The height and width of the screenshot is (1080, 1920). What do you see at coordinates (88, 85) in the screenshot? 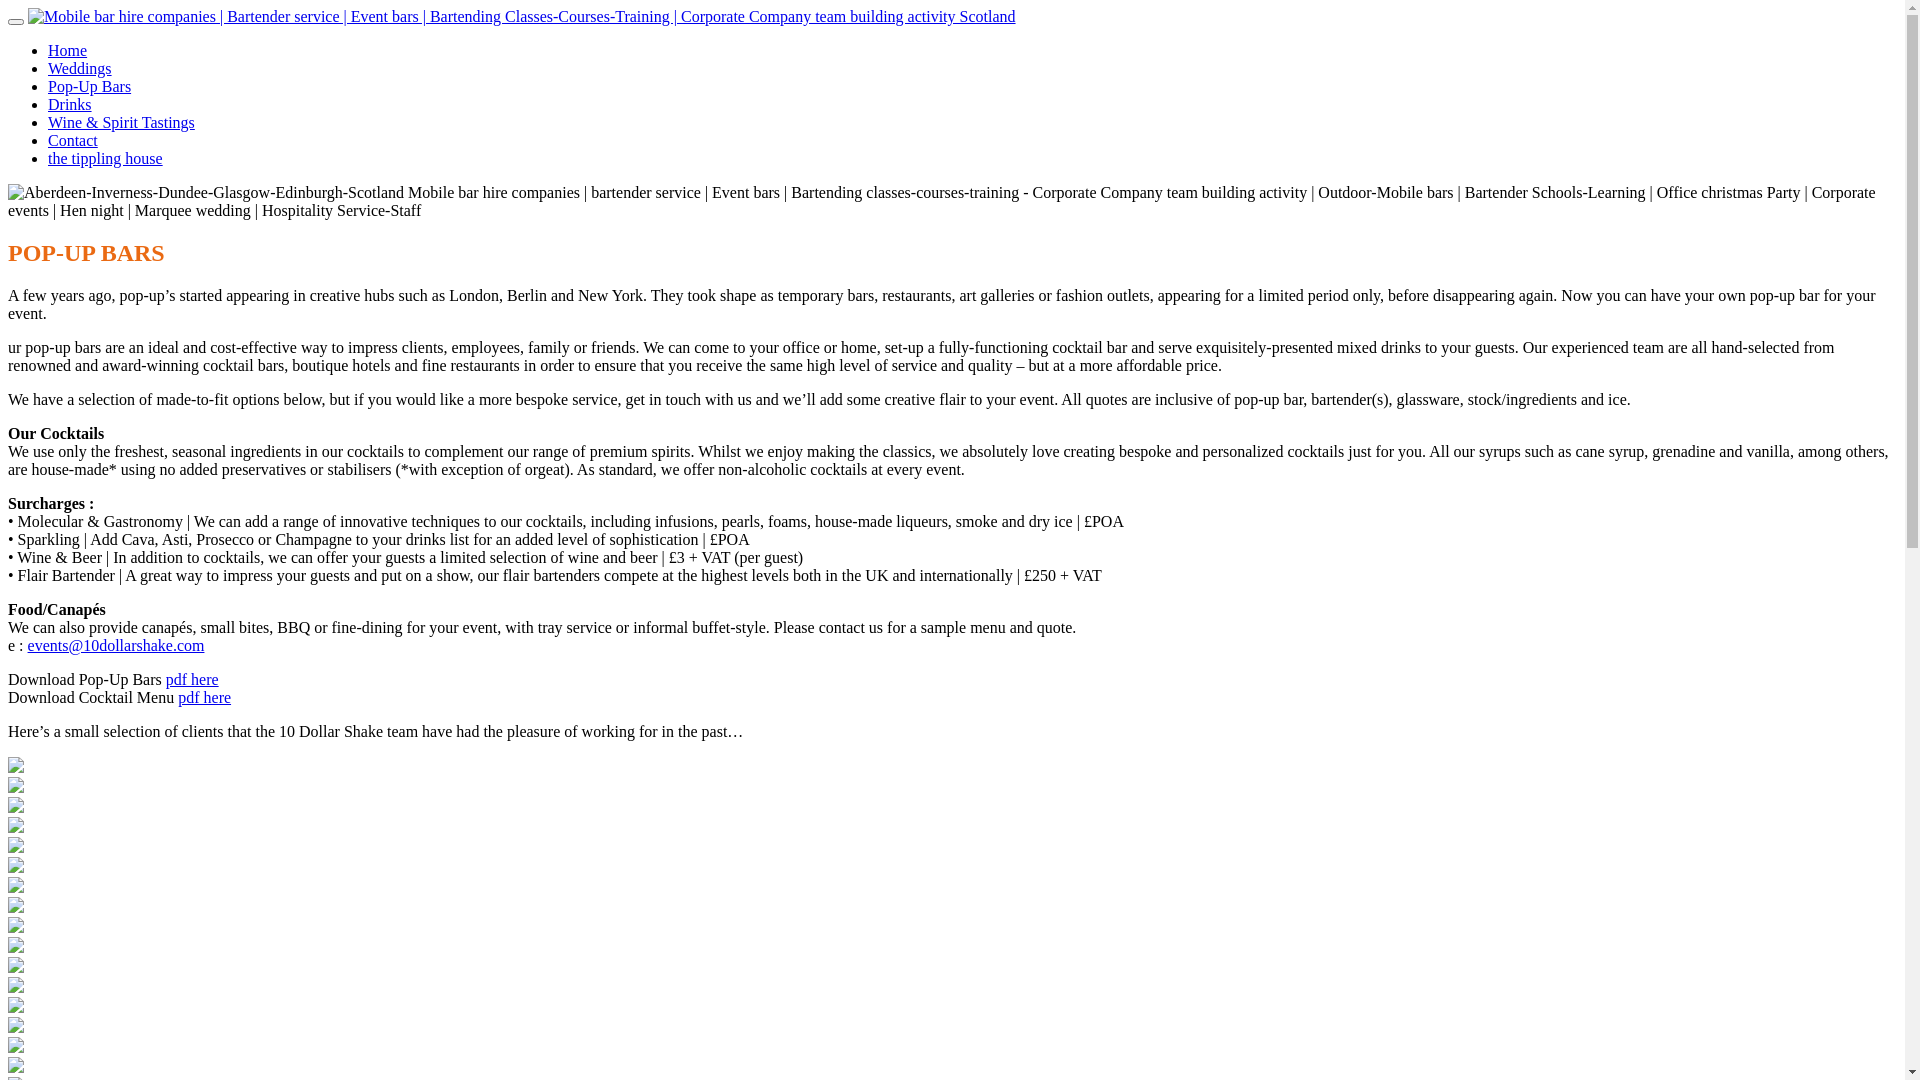
I see `'Pop-Up Bars'` at bounding box center [88, 85].